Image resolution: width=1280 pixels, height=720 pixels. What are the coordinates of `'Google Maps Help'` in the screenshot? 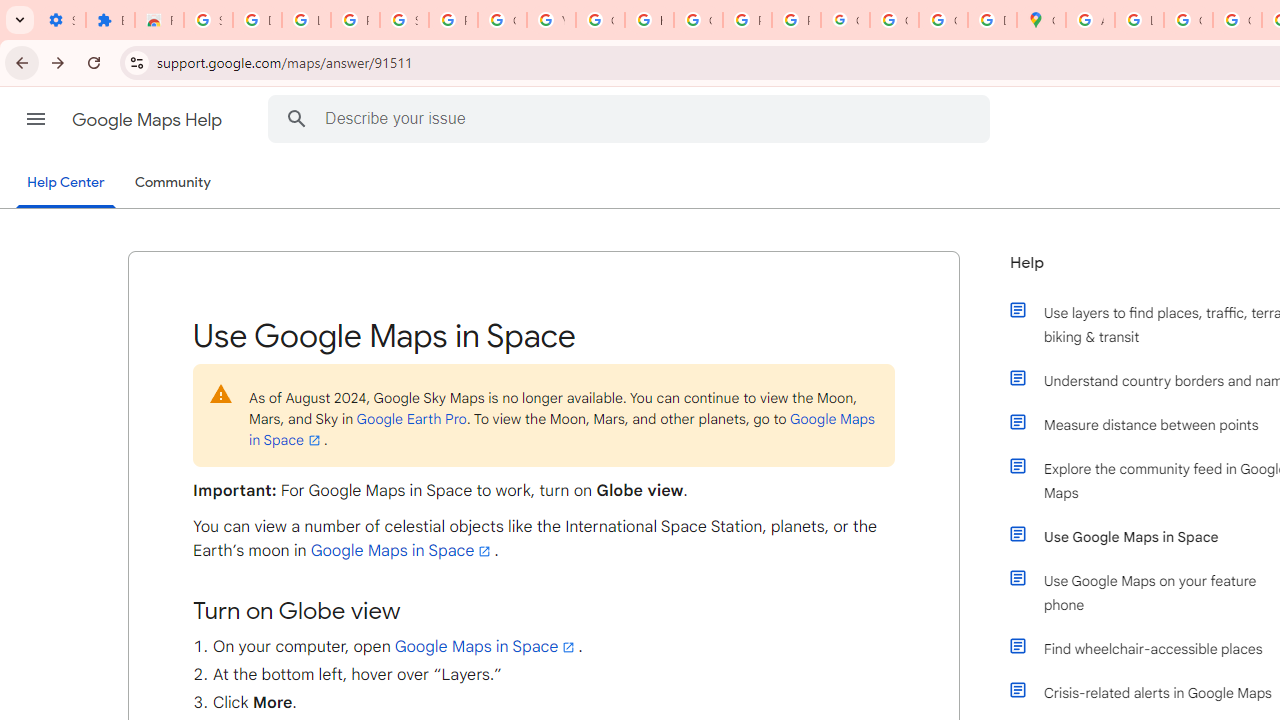 It's located at (148, 119).